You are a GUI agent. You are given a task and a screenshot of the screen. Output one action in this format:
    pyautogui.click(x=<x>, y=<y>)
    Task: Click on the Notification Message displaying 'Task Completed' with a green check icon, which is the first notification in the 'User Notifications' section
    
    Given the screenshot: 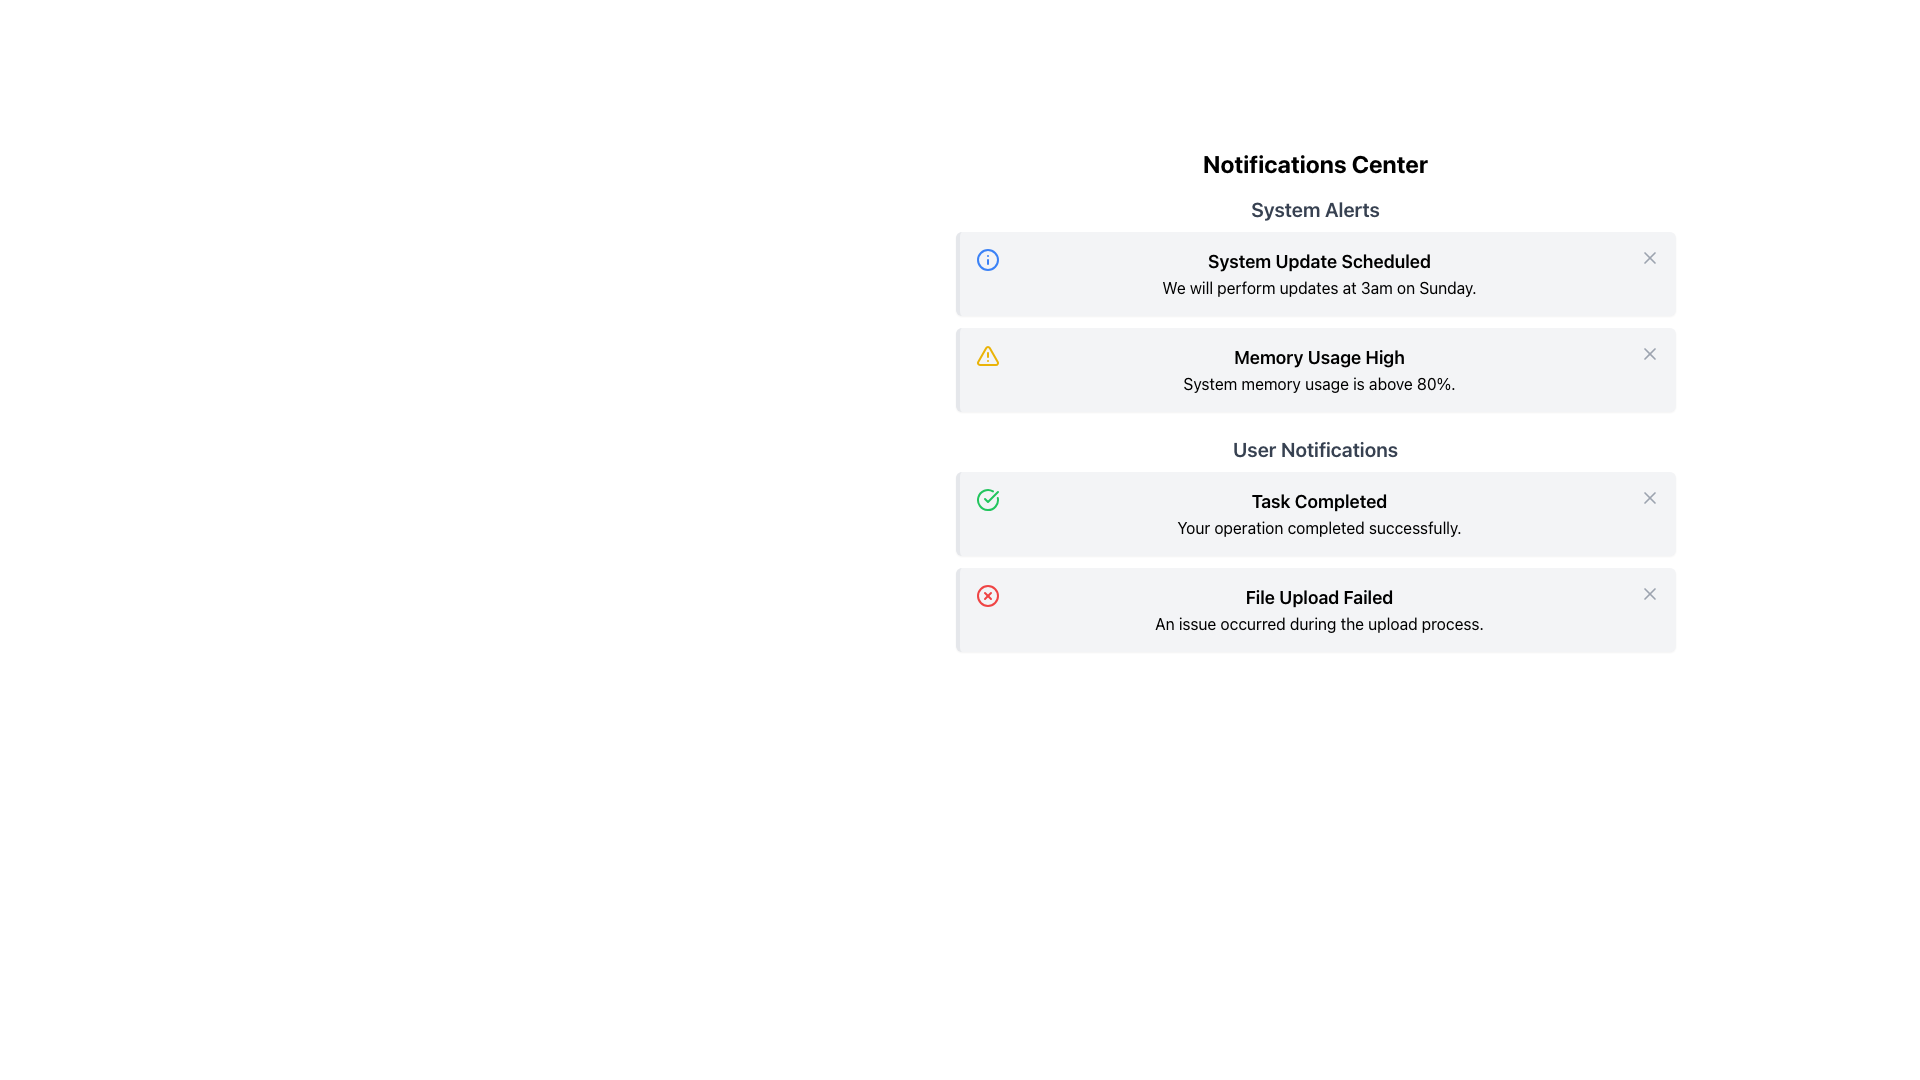 What is the action you would take?
    pyautogui.click(x=1315, y=512)
    